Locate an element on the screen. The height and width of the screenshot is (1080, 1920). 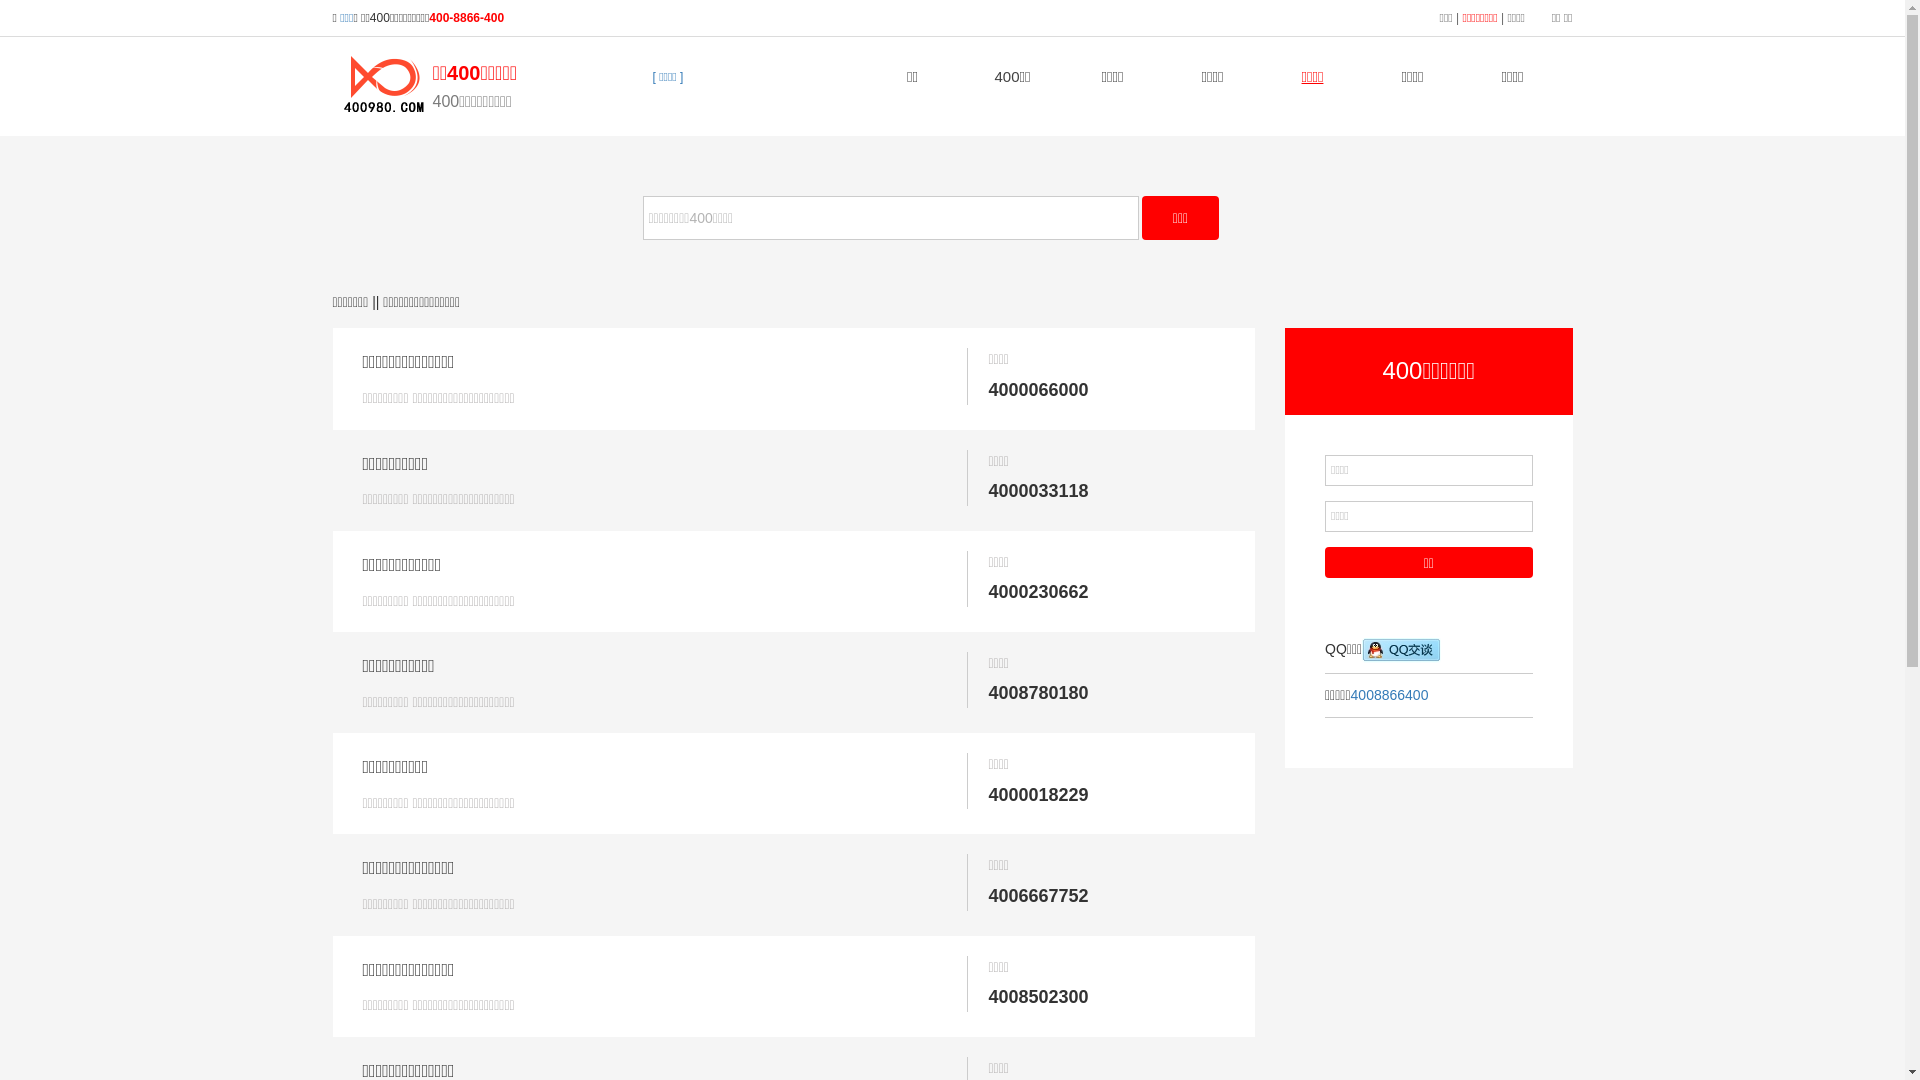
'4008866400' is located at coordinates (1350, 693).